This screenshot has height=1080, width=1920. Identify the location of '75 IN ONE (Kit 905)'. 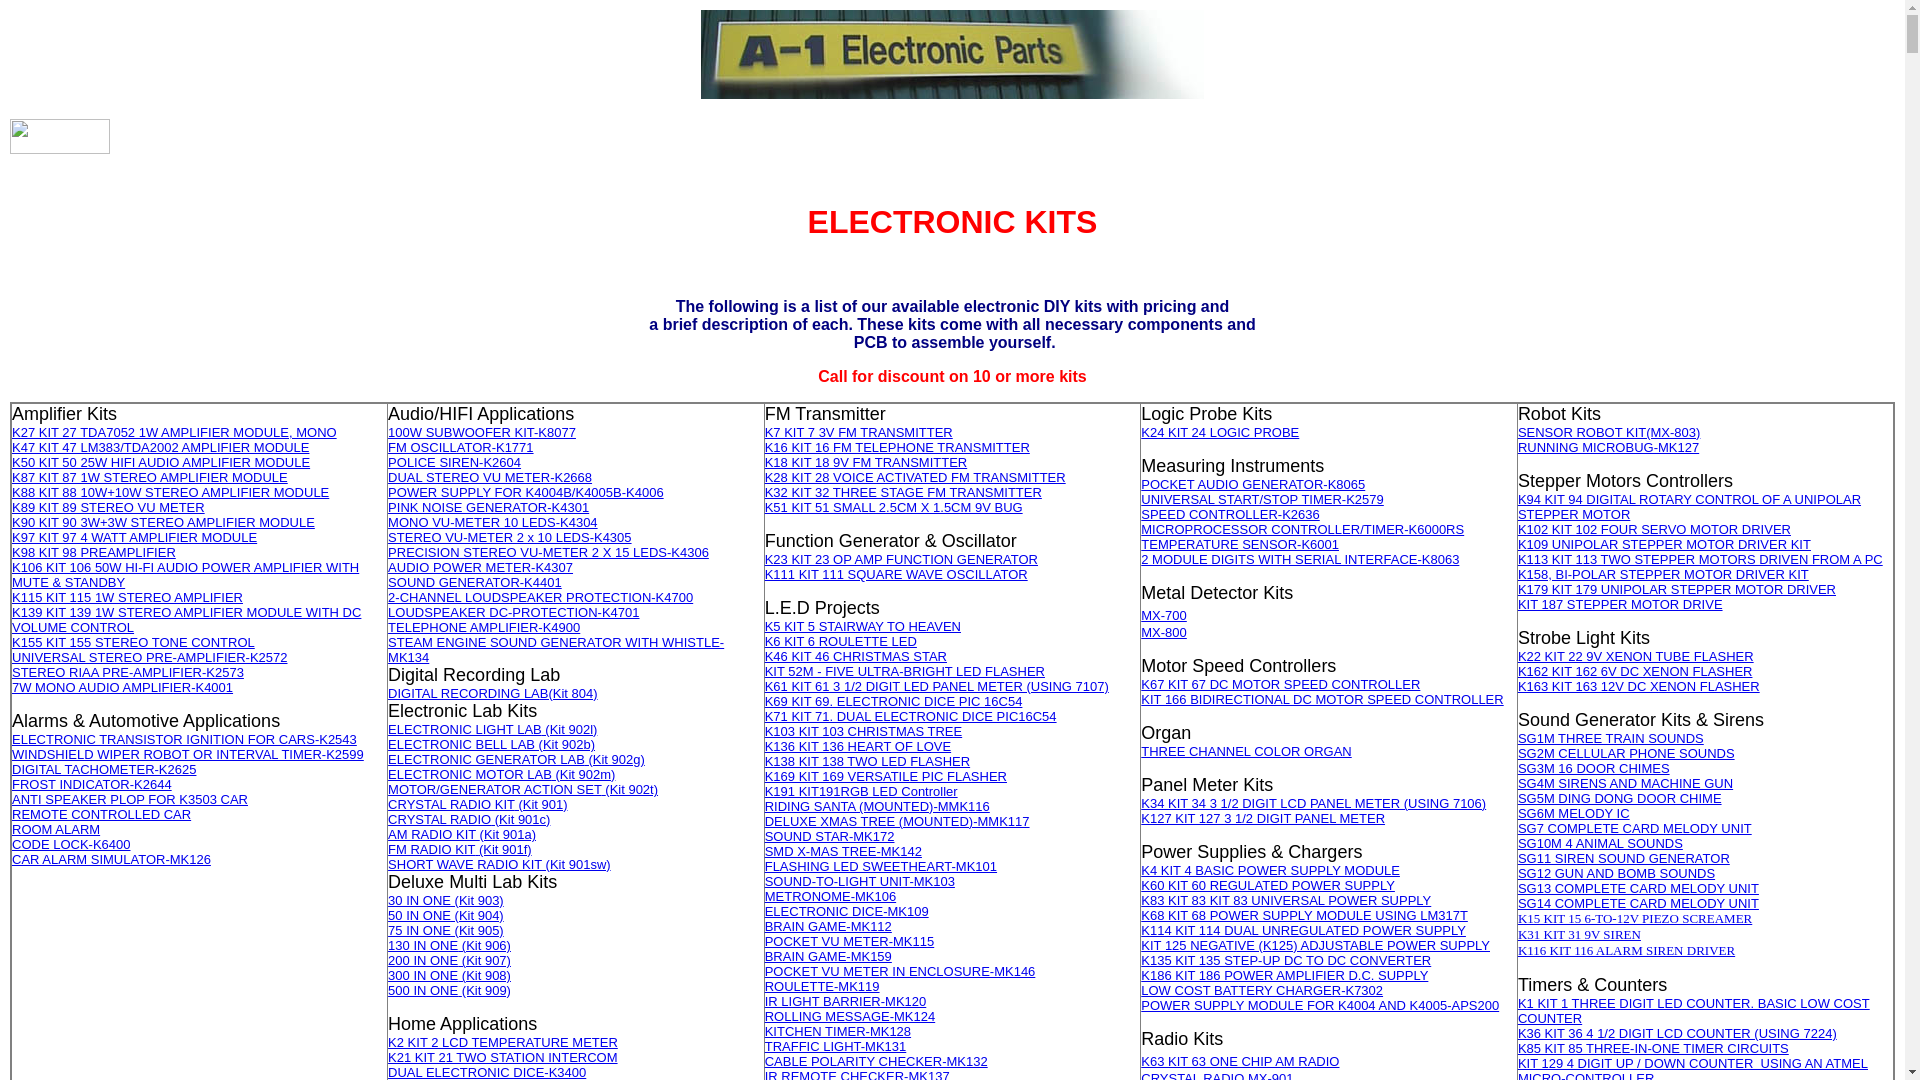
(445, 930).